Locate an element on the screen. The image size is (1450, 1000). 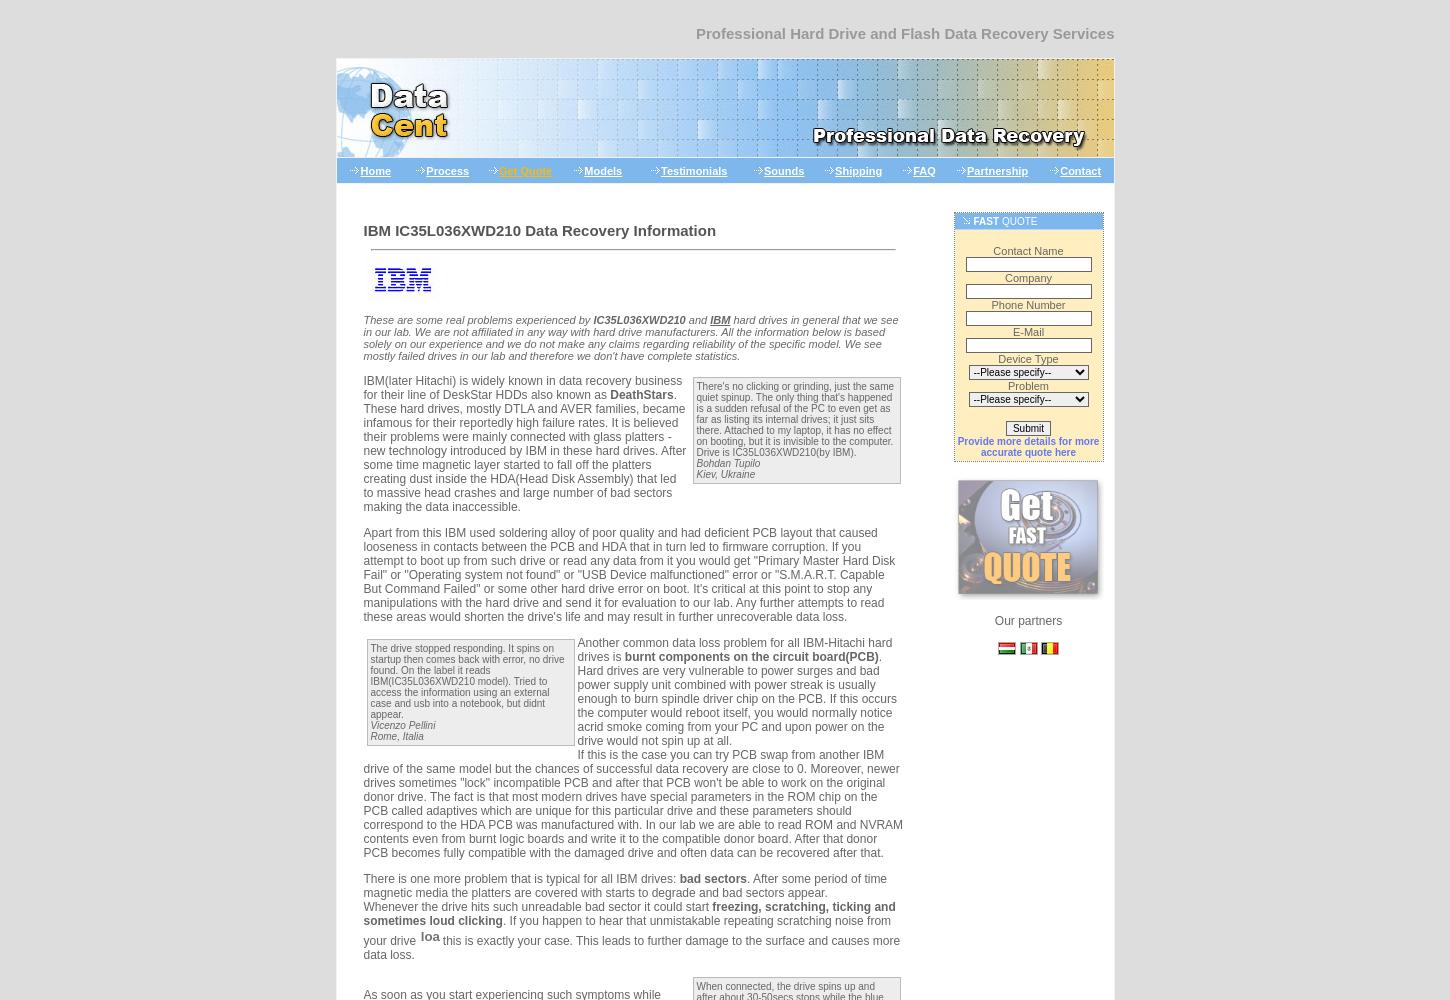
'IBM IC35L036XWD210 Data Recovery Information' is located at coordinates (539, 229).